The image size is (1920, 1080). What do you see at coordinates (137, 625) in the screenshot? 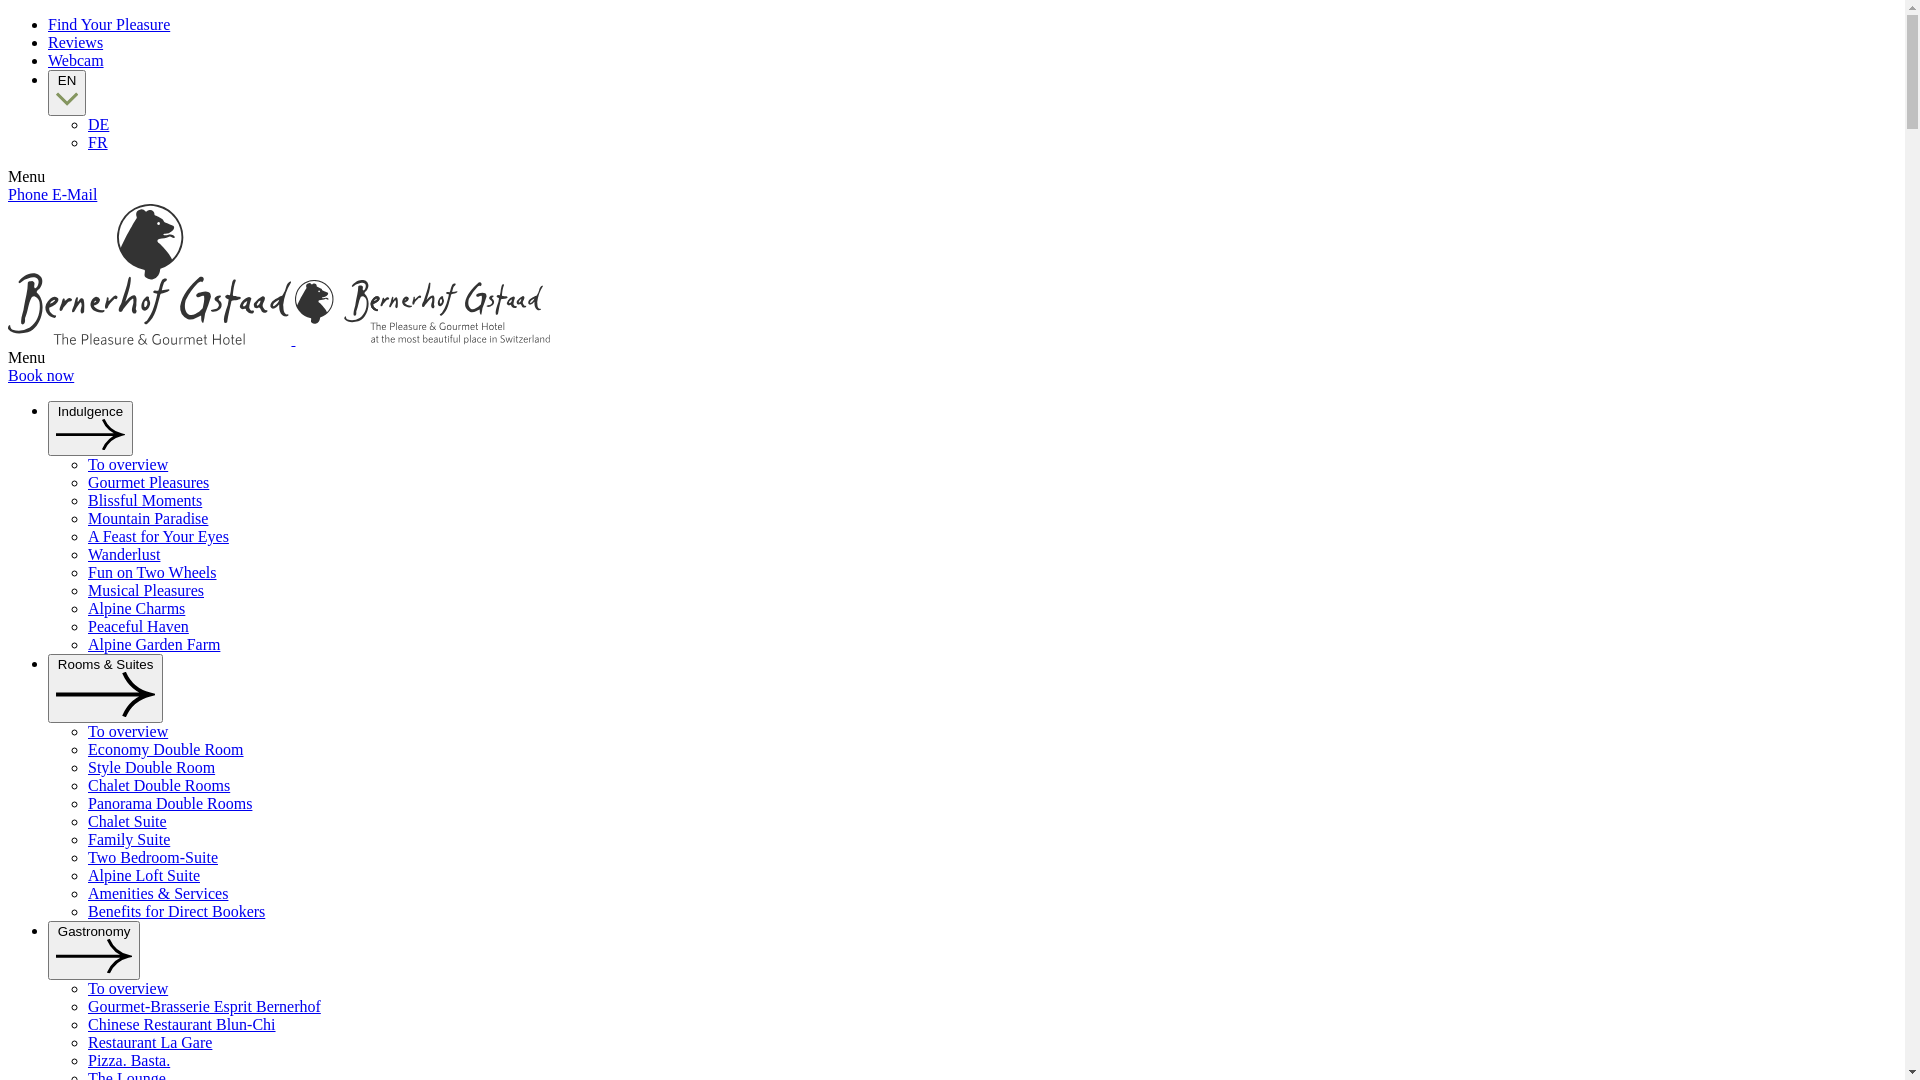
I see `'Peaceful Haven'` at bounding box center [137, 625].